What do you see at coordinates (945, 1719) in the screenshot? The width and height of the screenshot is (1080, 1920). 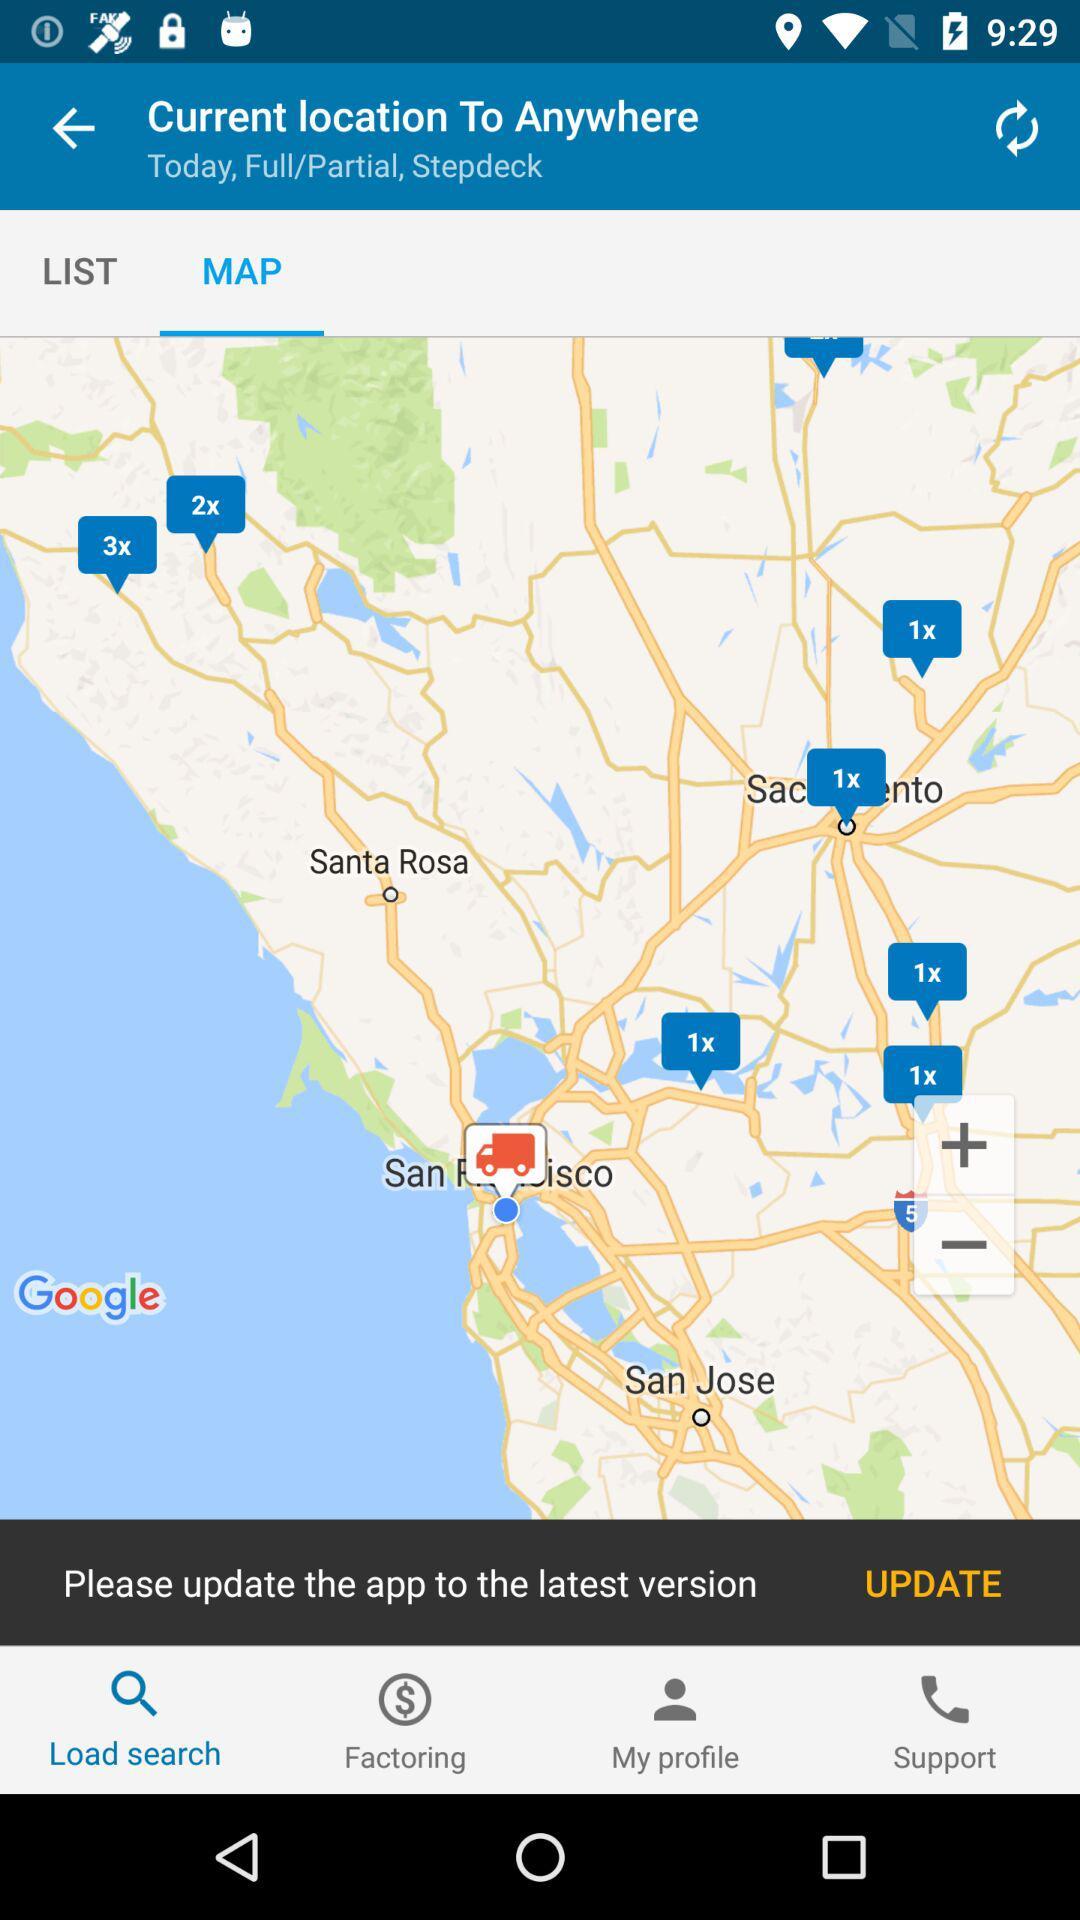 I see `the support` at bounding box center [945, 1719].